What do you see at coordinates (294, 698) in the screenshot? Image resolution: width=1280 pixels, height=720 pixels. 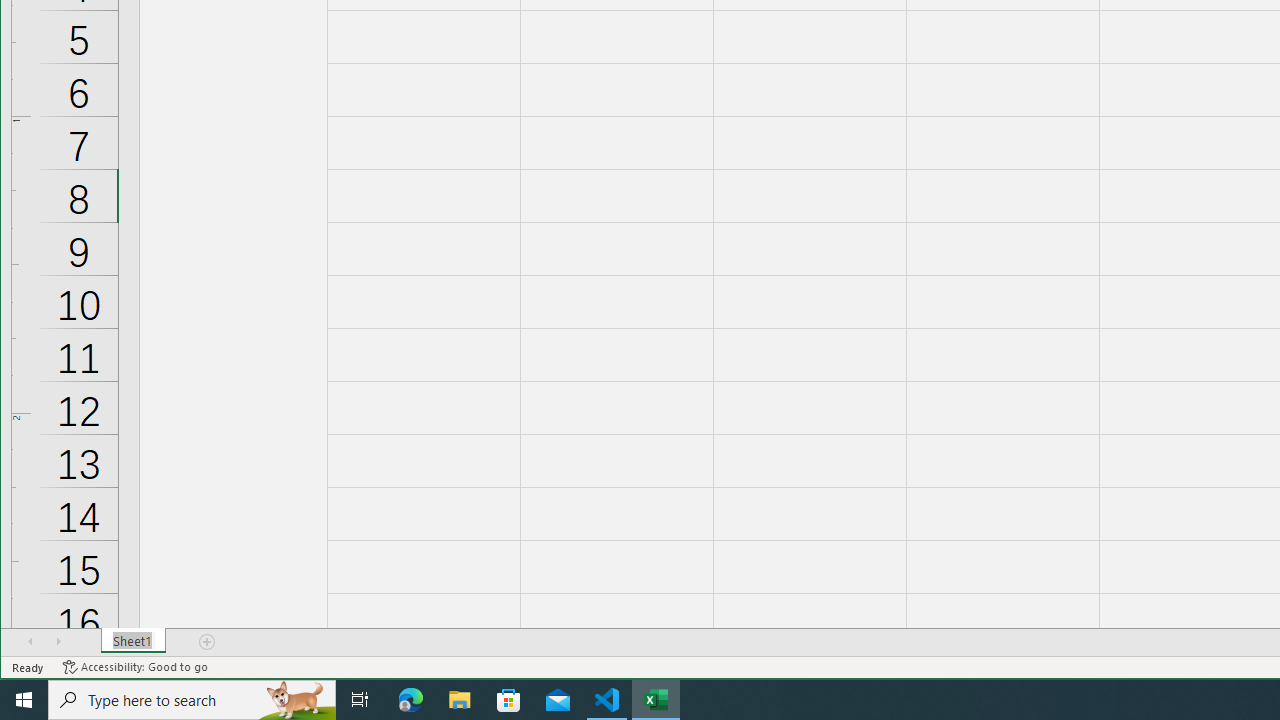 I see `'Search highlights icon opens search home window'` at bounding box center [294, 698].